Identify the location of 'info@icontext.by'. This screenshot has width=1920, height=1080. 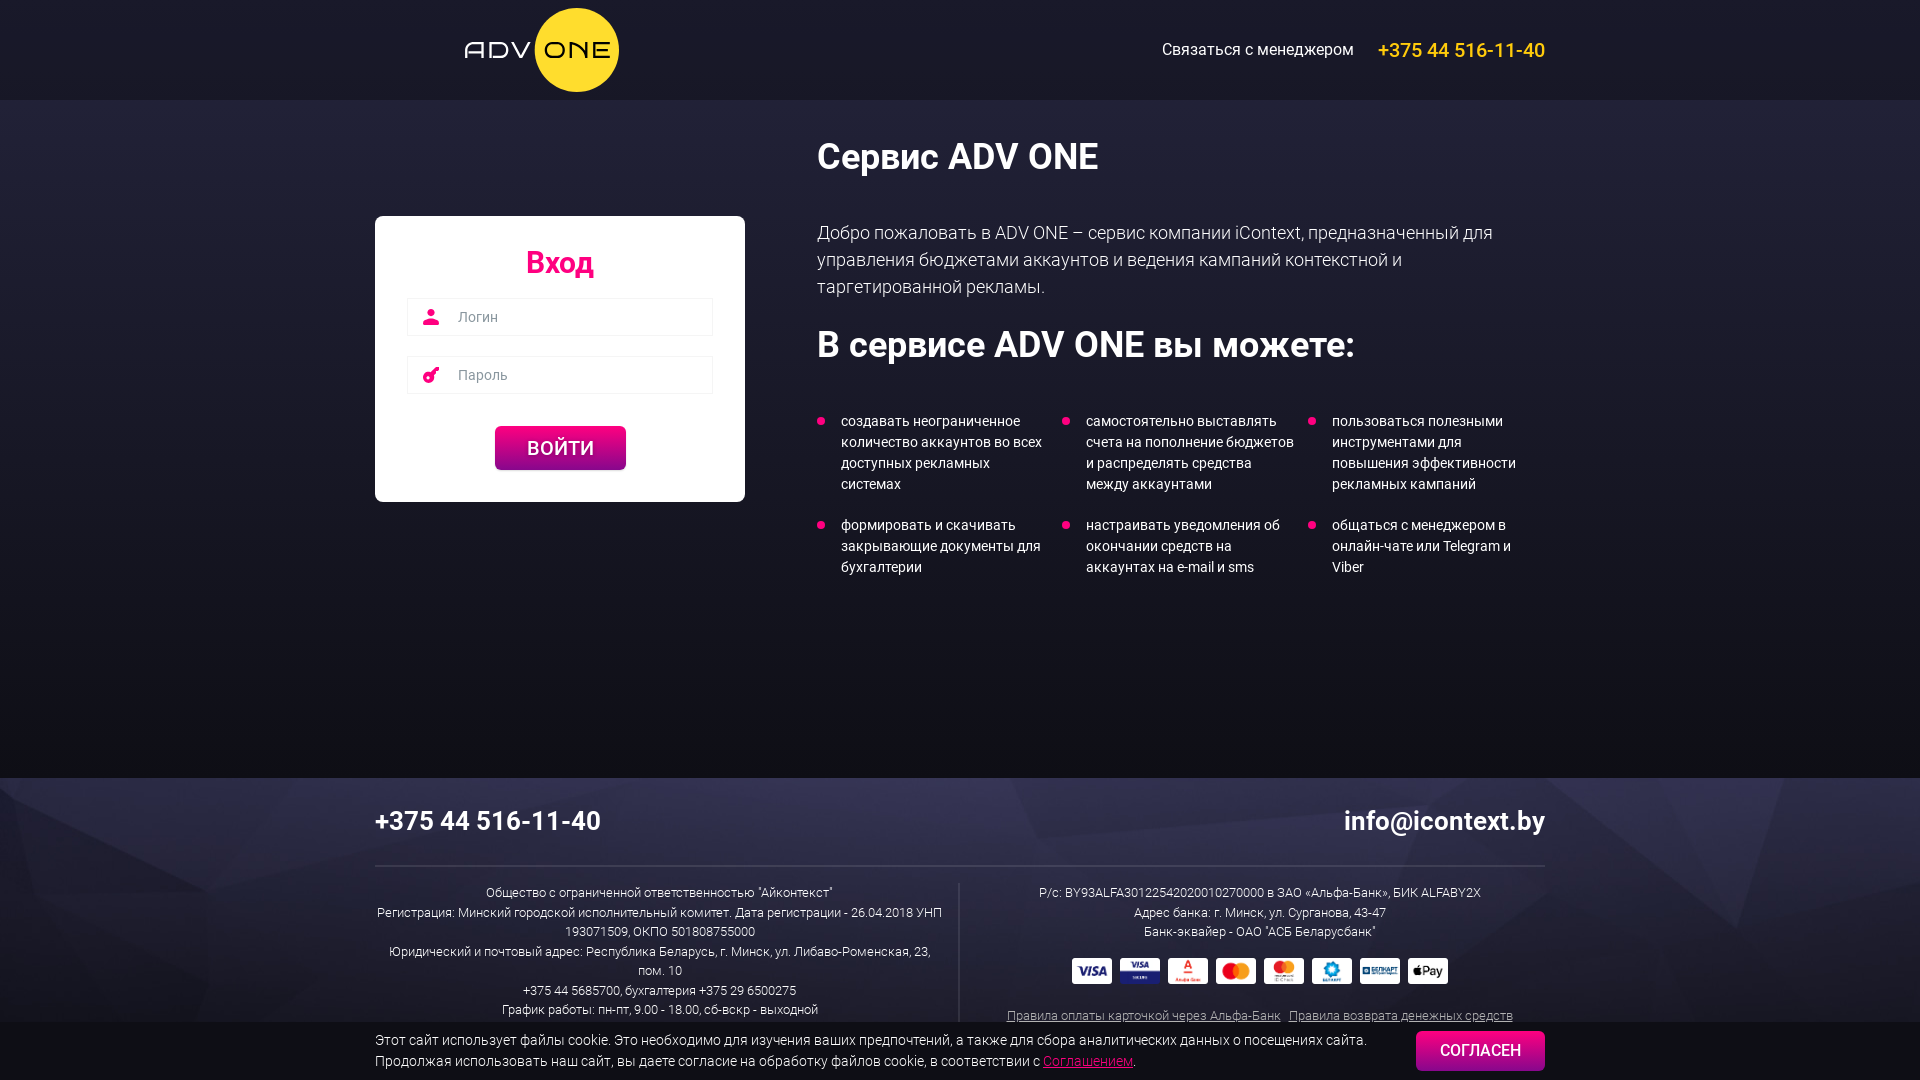
(1440, 821).